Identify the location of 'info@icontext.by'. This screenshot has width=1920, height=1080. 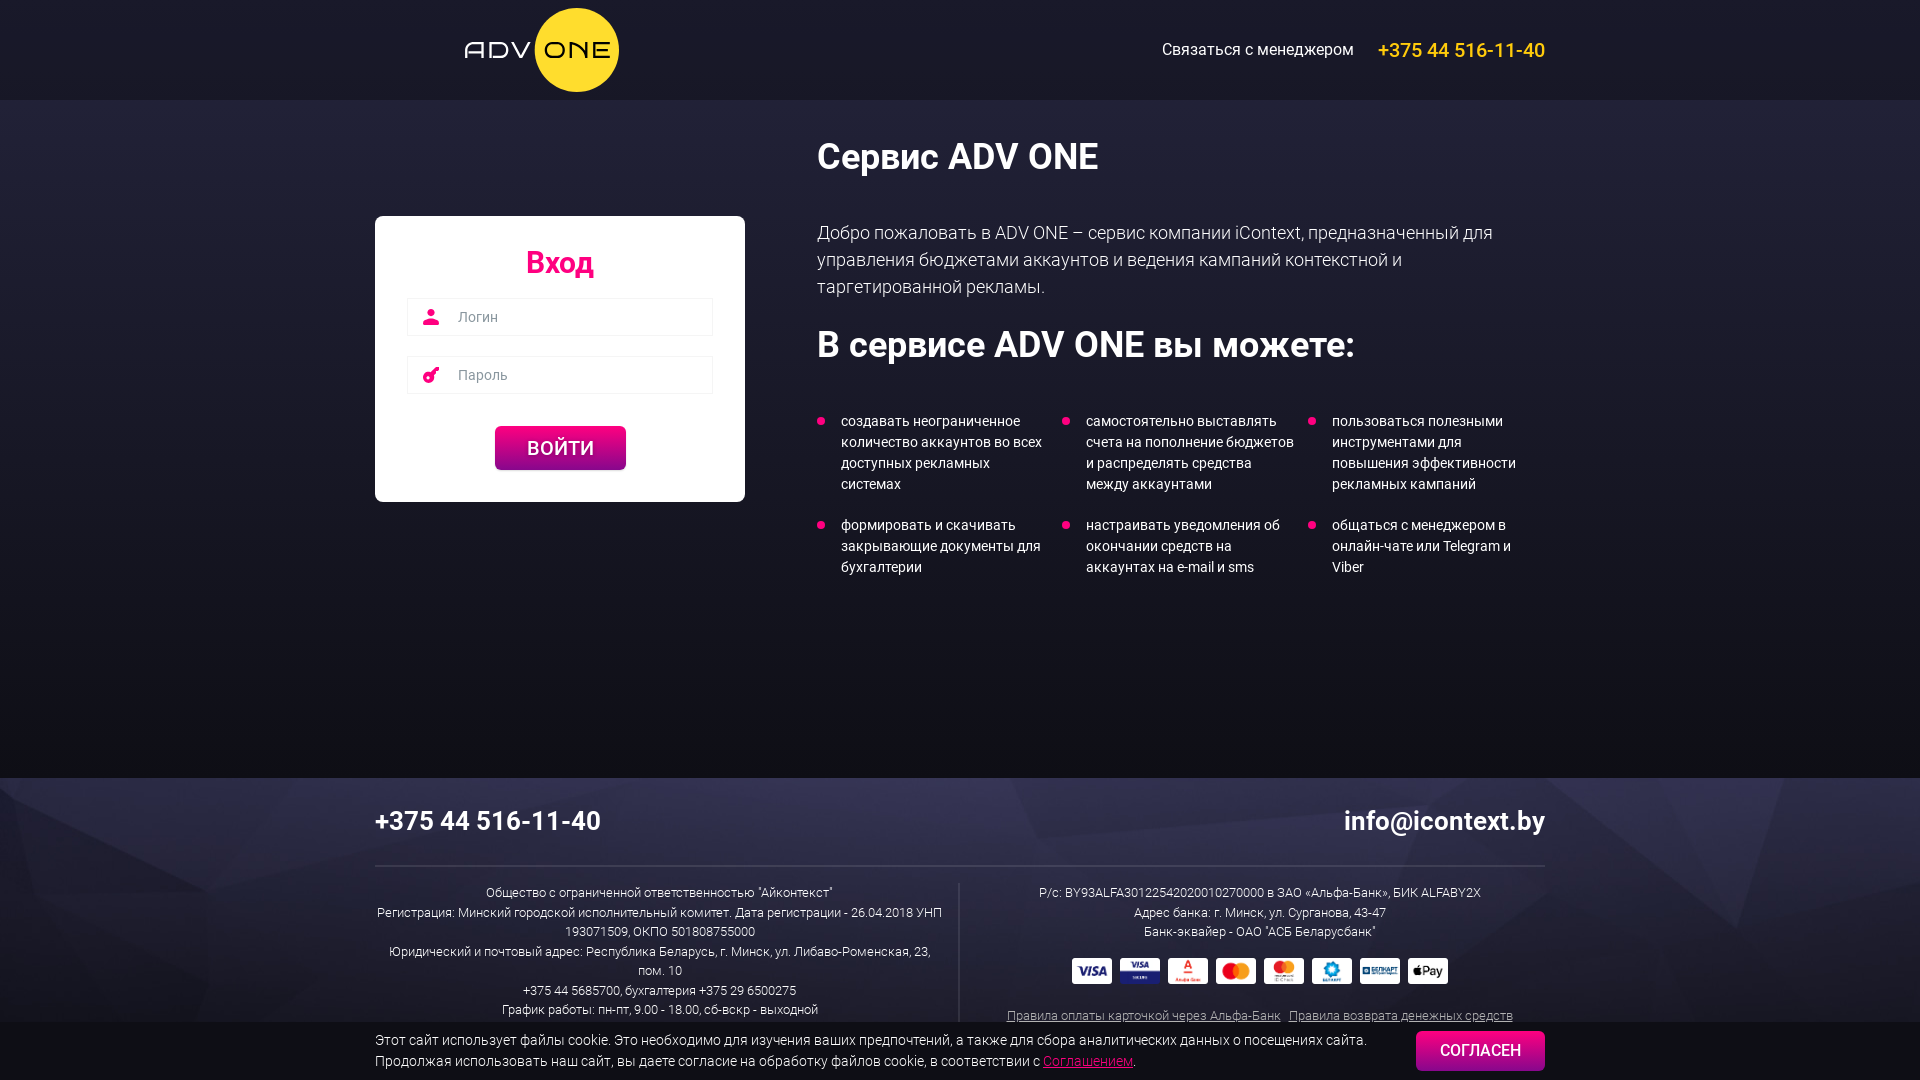
(1440, 821).